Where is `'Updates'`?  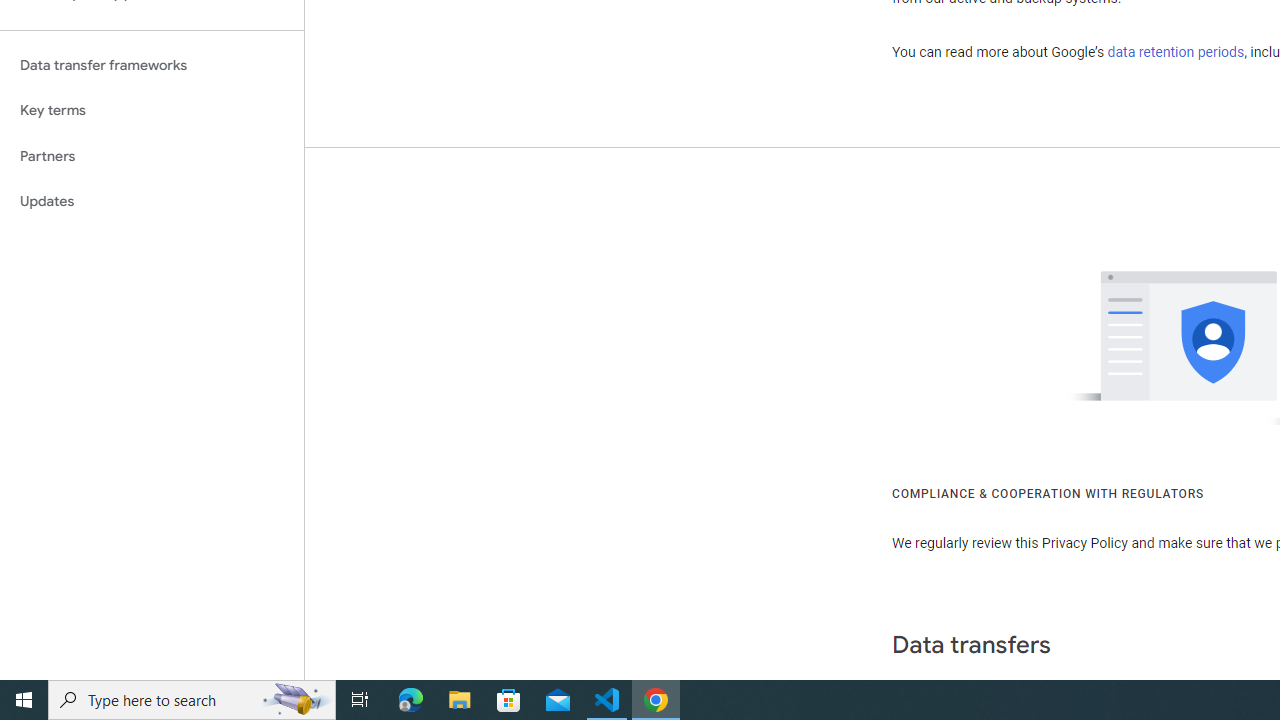 'Updates' is located at coordinates (151, 201).